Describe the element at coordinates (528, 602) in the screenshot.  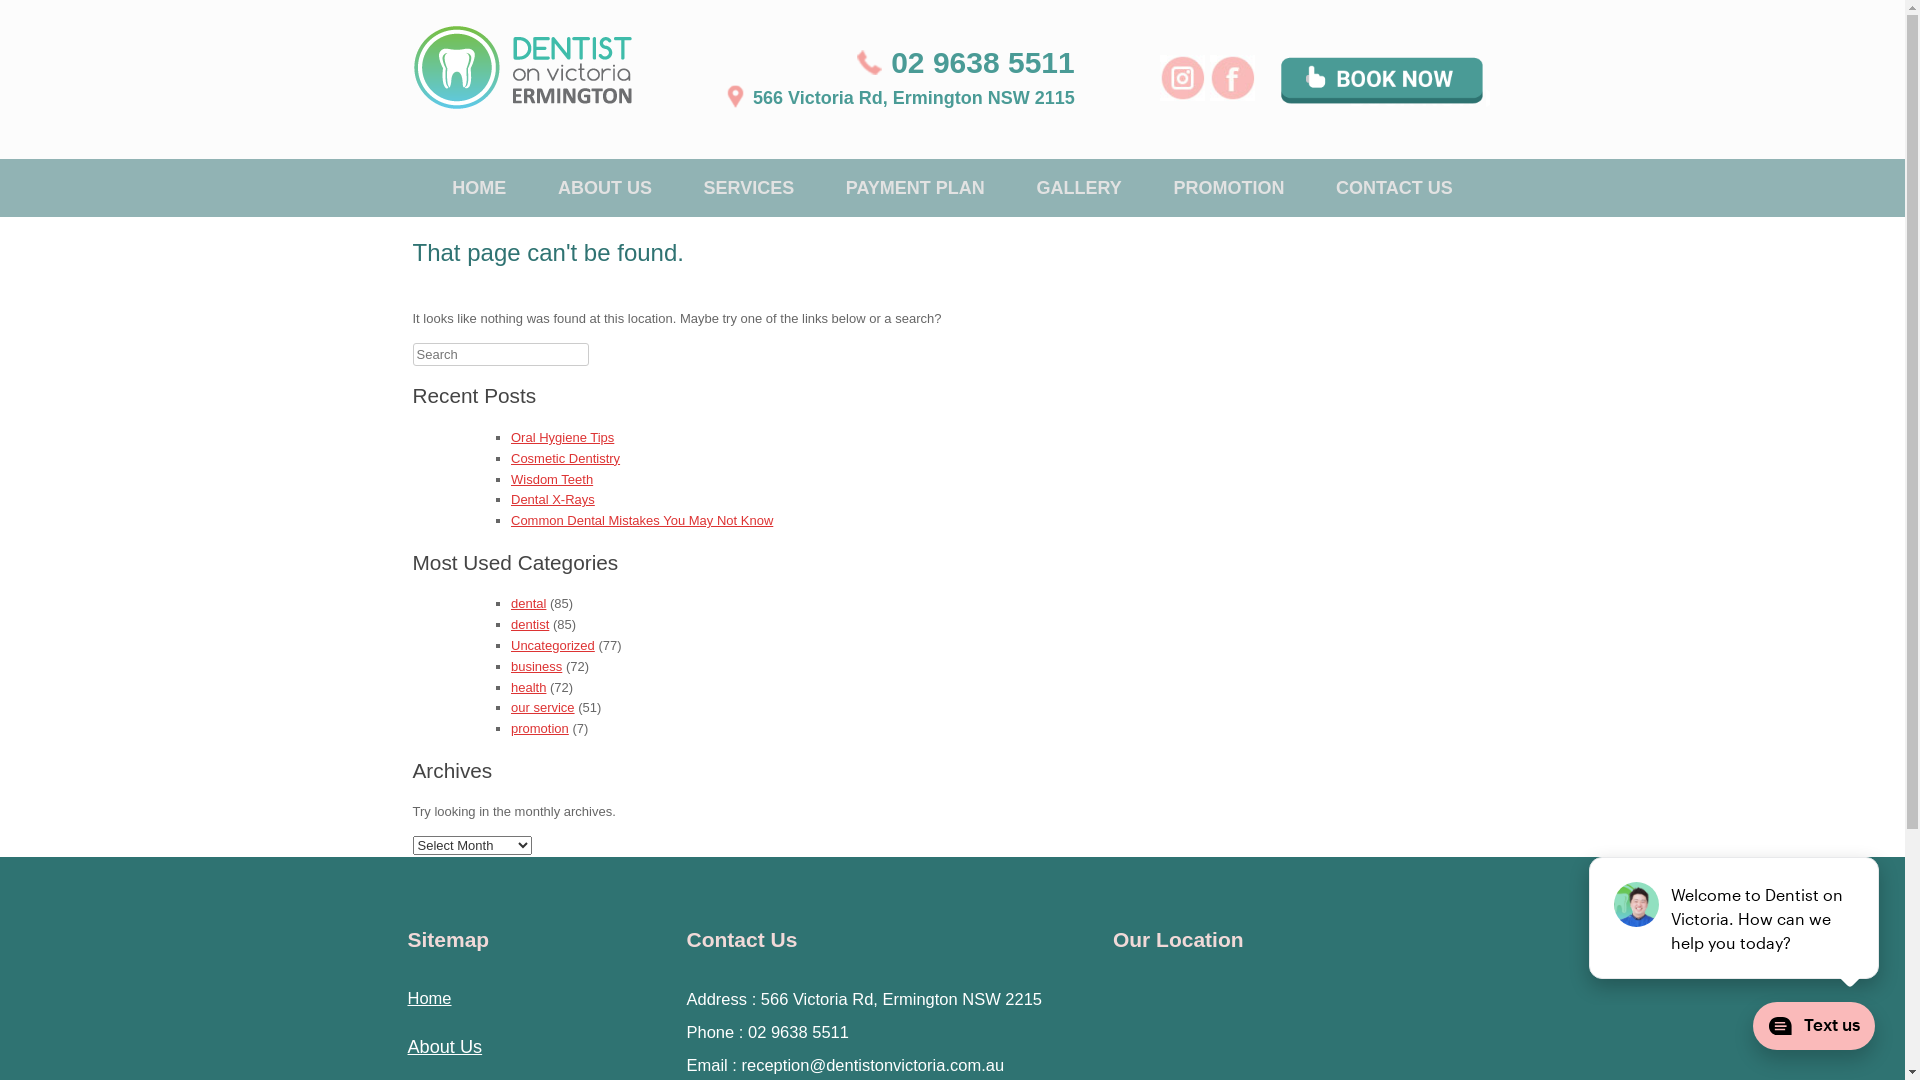
I see `'dental'` at that location.